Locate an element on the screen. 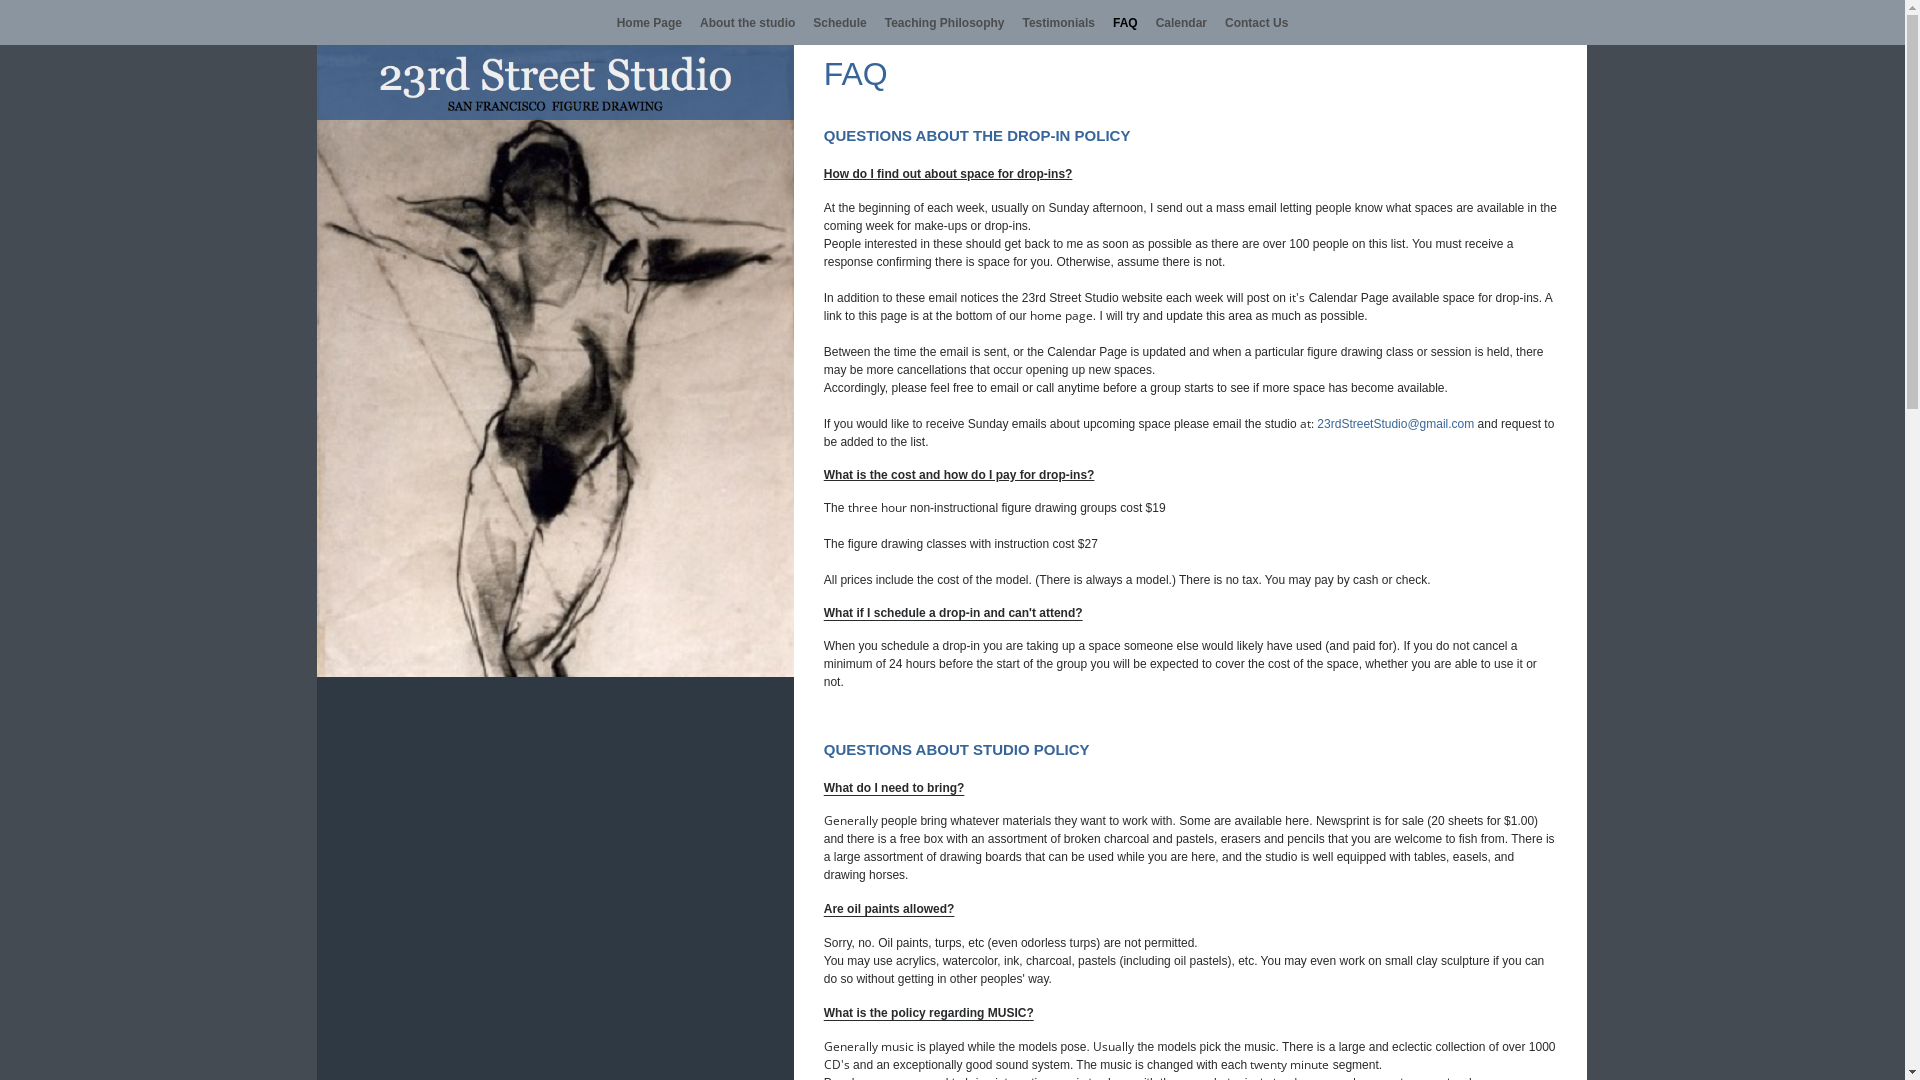  'Teaching Philosophy' is located at coordinates (944, 23).